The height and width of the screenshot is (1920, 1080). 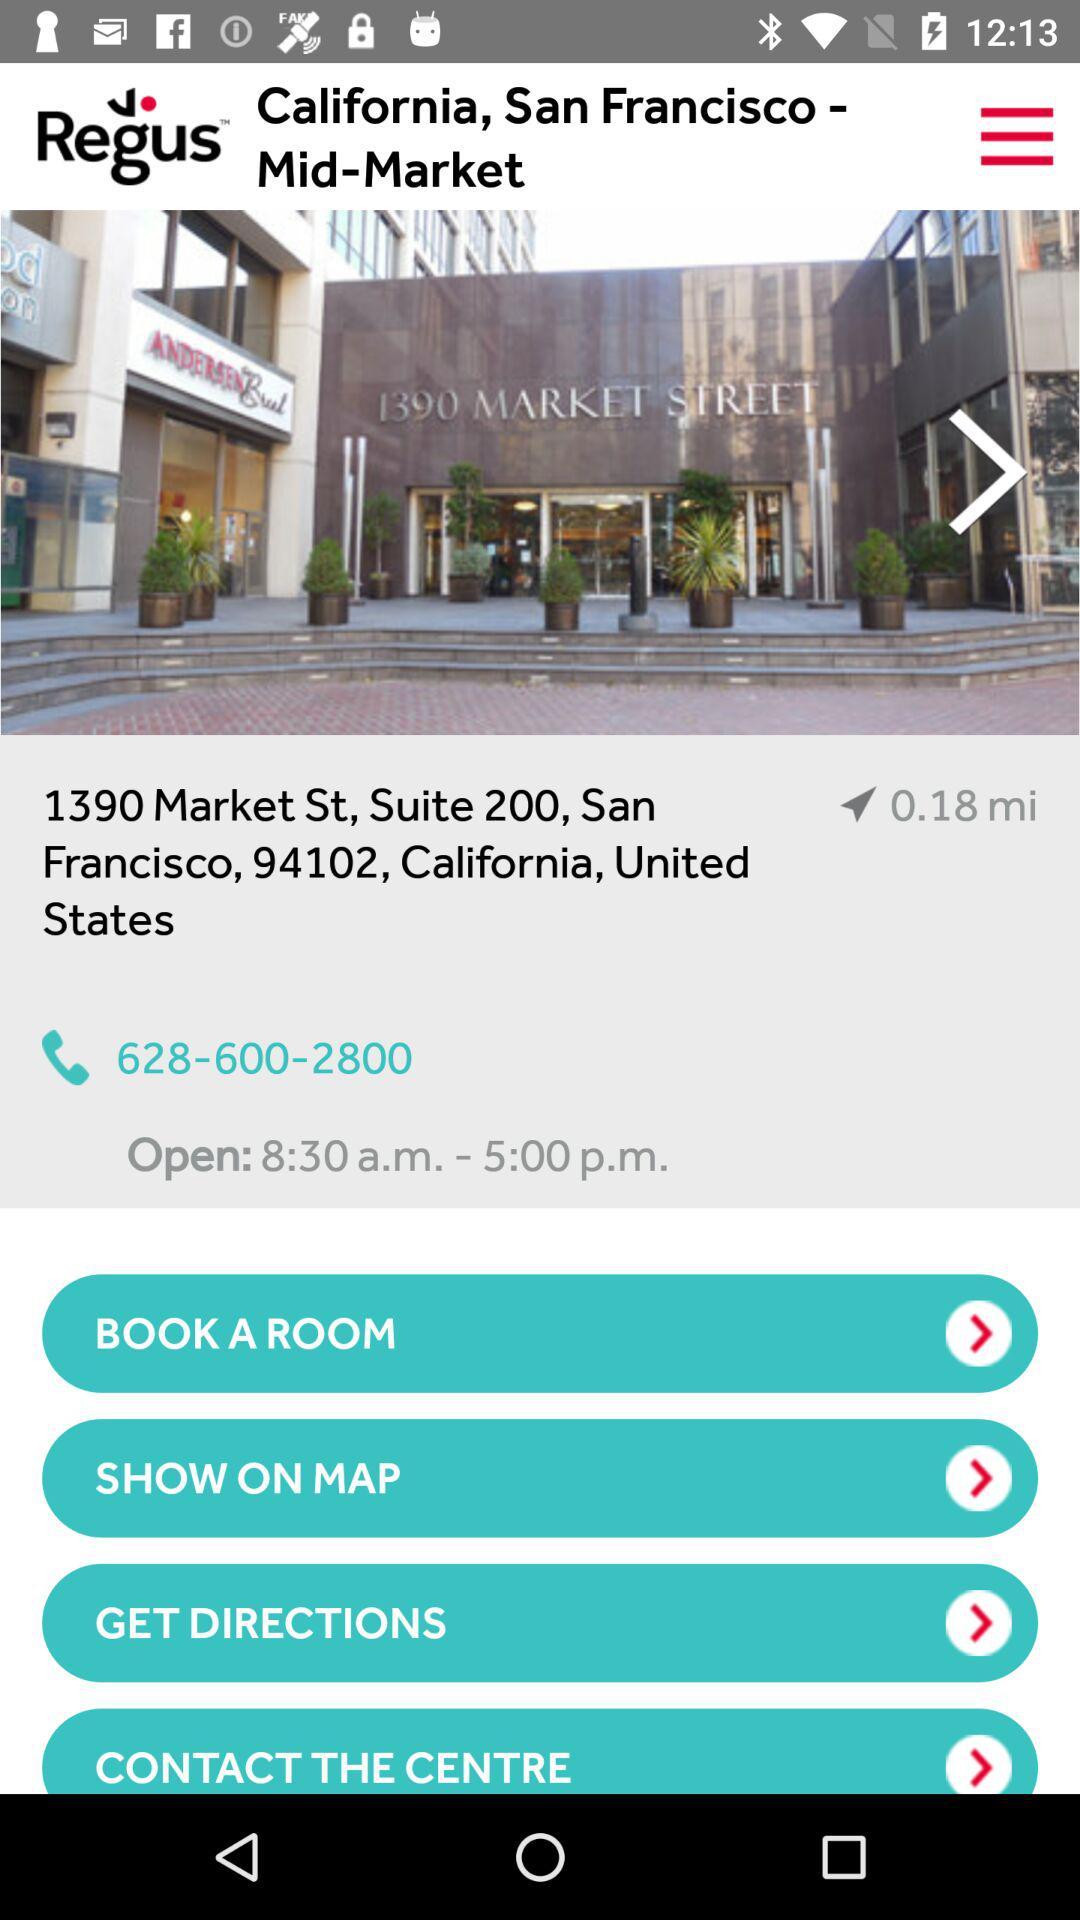 What do you see at coordinates (226, 1056) in the screenshot?
I see `628-600-2800 item` at bounding box center [226, 1056].